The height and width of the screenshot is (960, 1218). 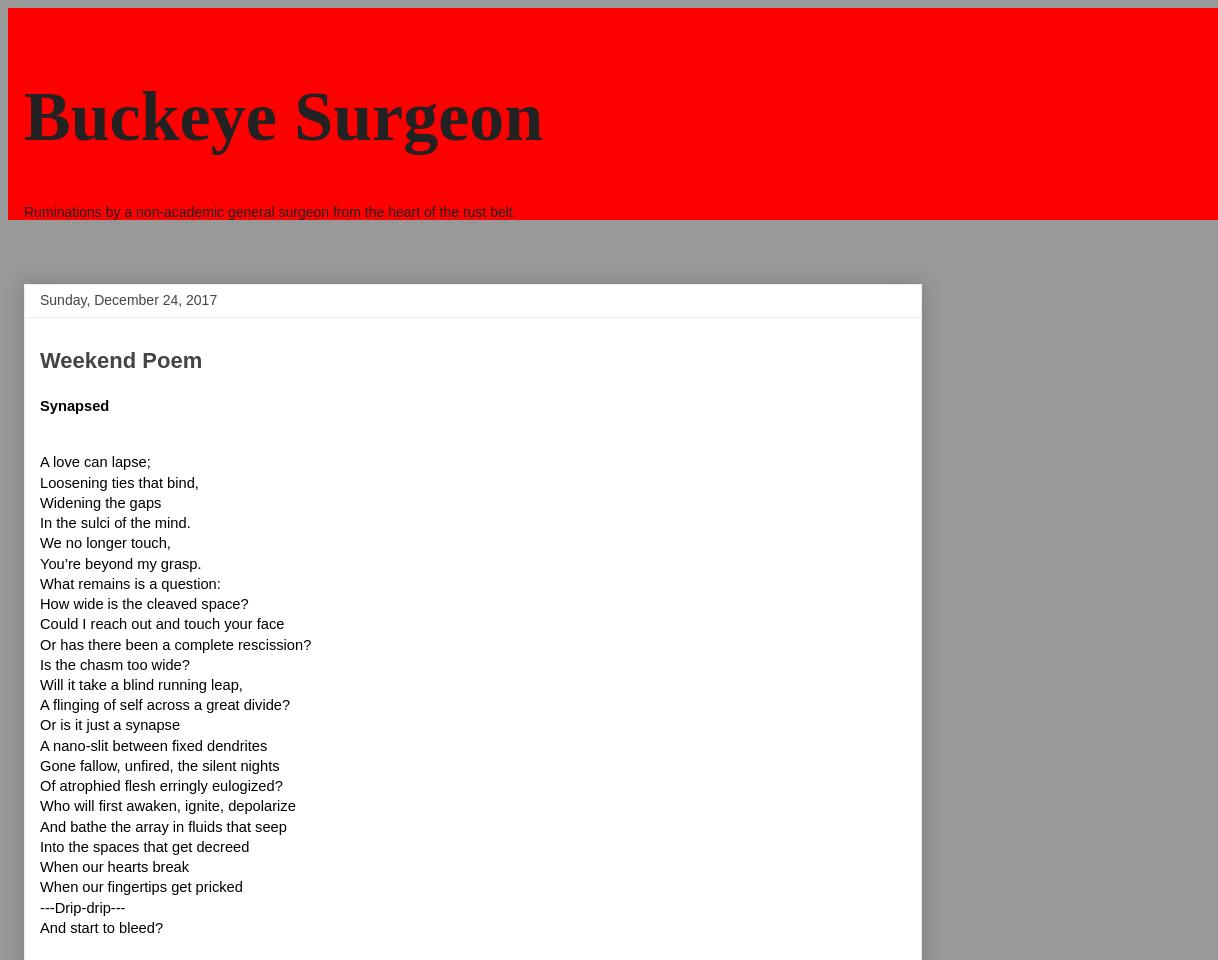 What do you see at coordinates (114, 664) in the screenshot?
I see `'Is the chasm too wide?'` at bounding box center [114, 664].